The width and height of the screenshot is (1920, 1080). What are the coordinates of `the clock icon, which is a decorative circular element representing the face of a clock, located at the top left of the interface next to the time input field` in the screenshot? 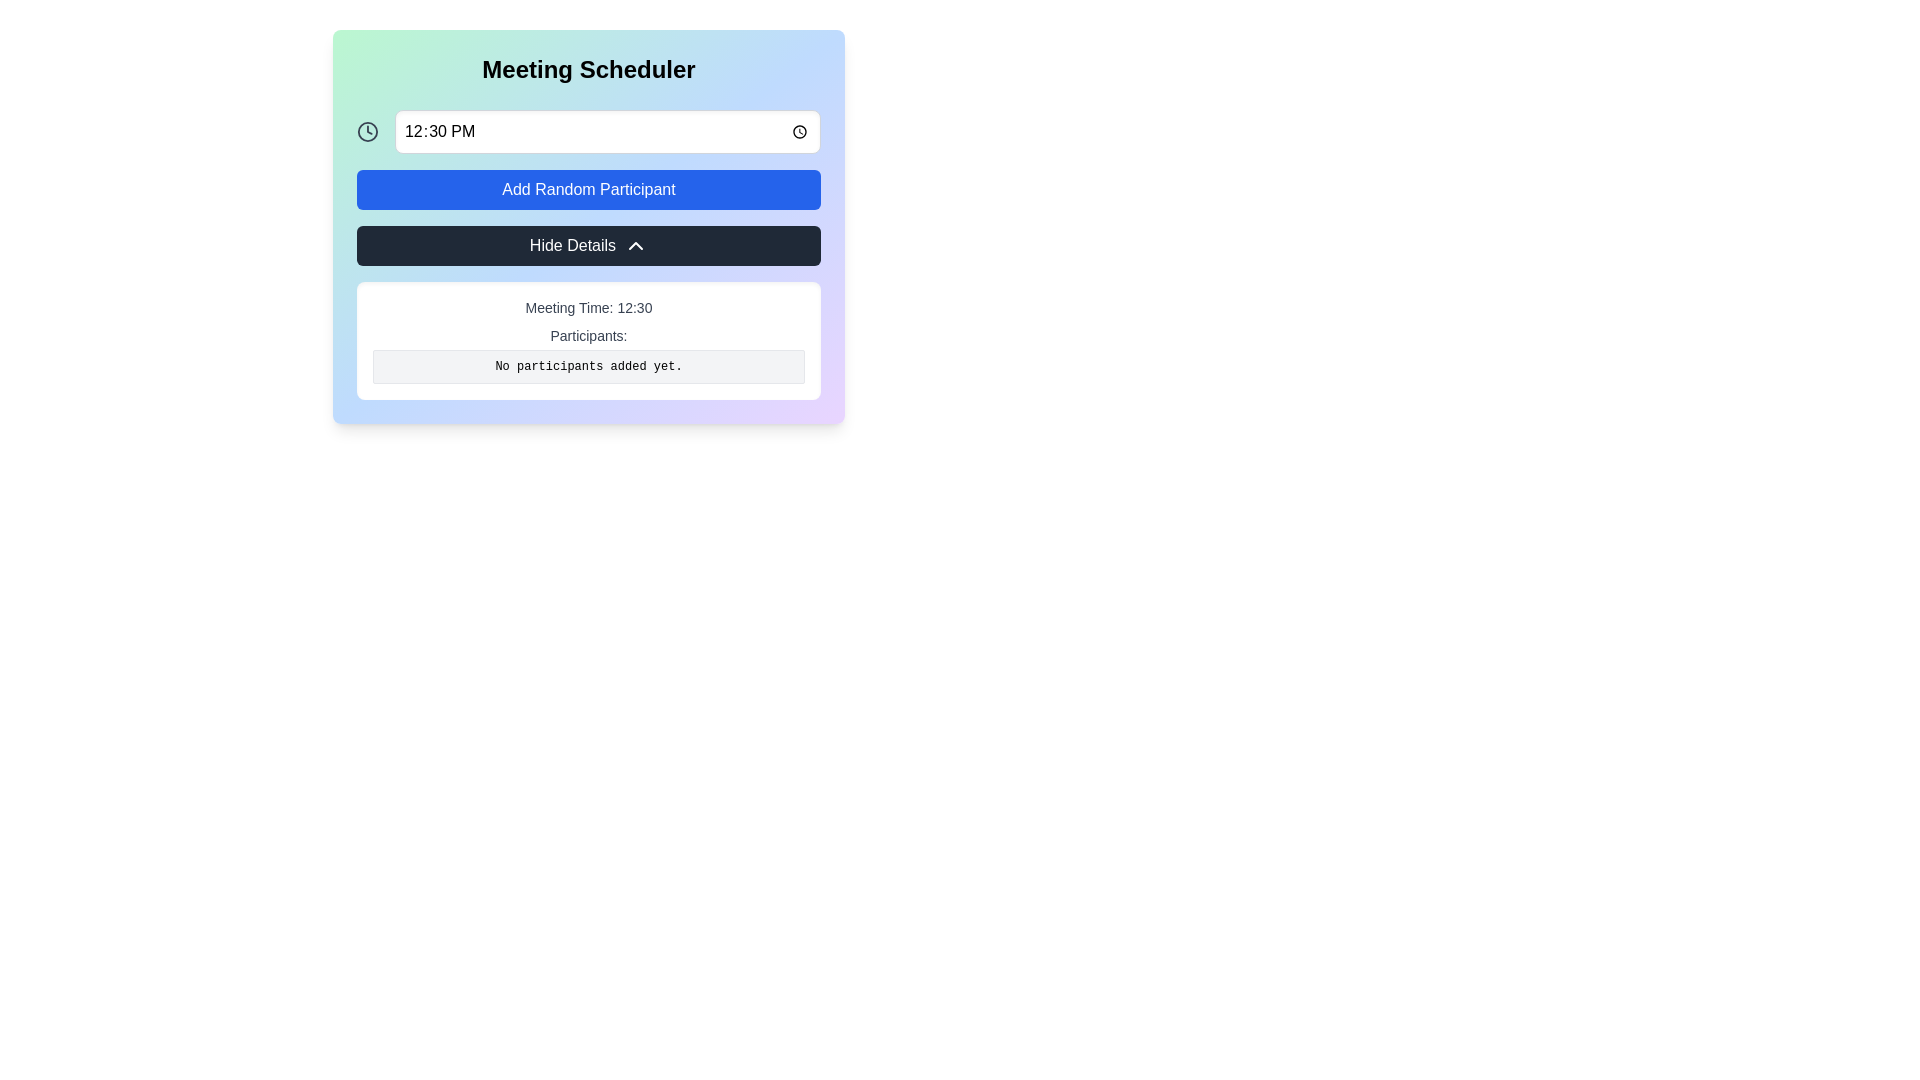 It's located at (368, 131).